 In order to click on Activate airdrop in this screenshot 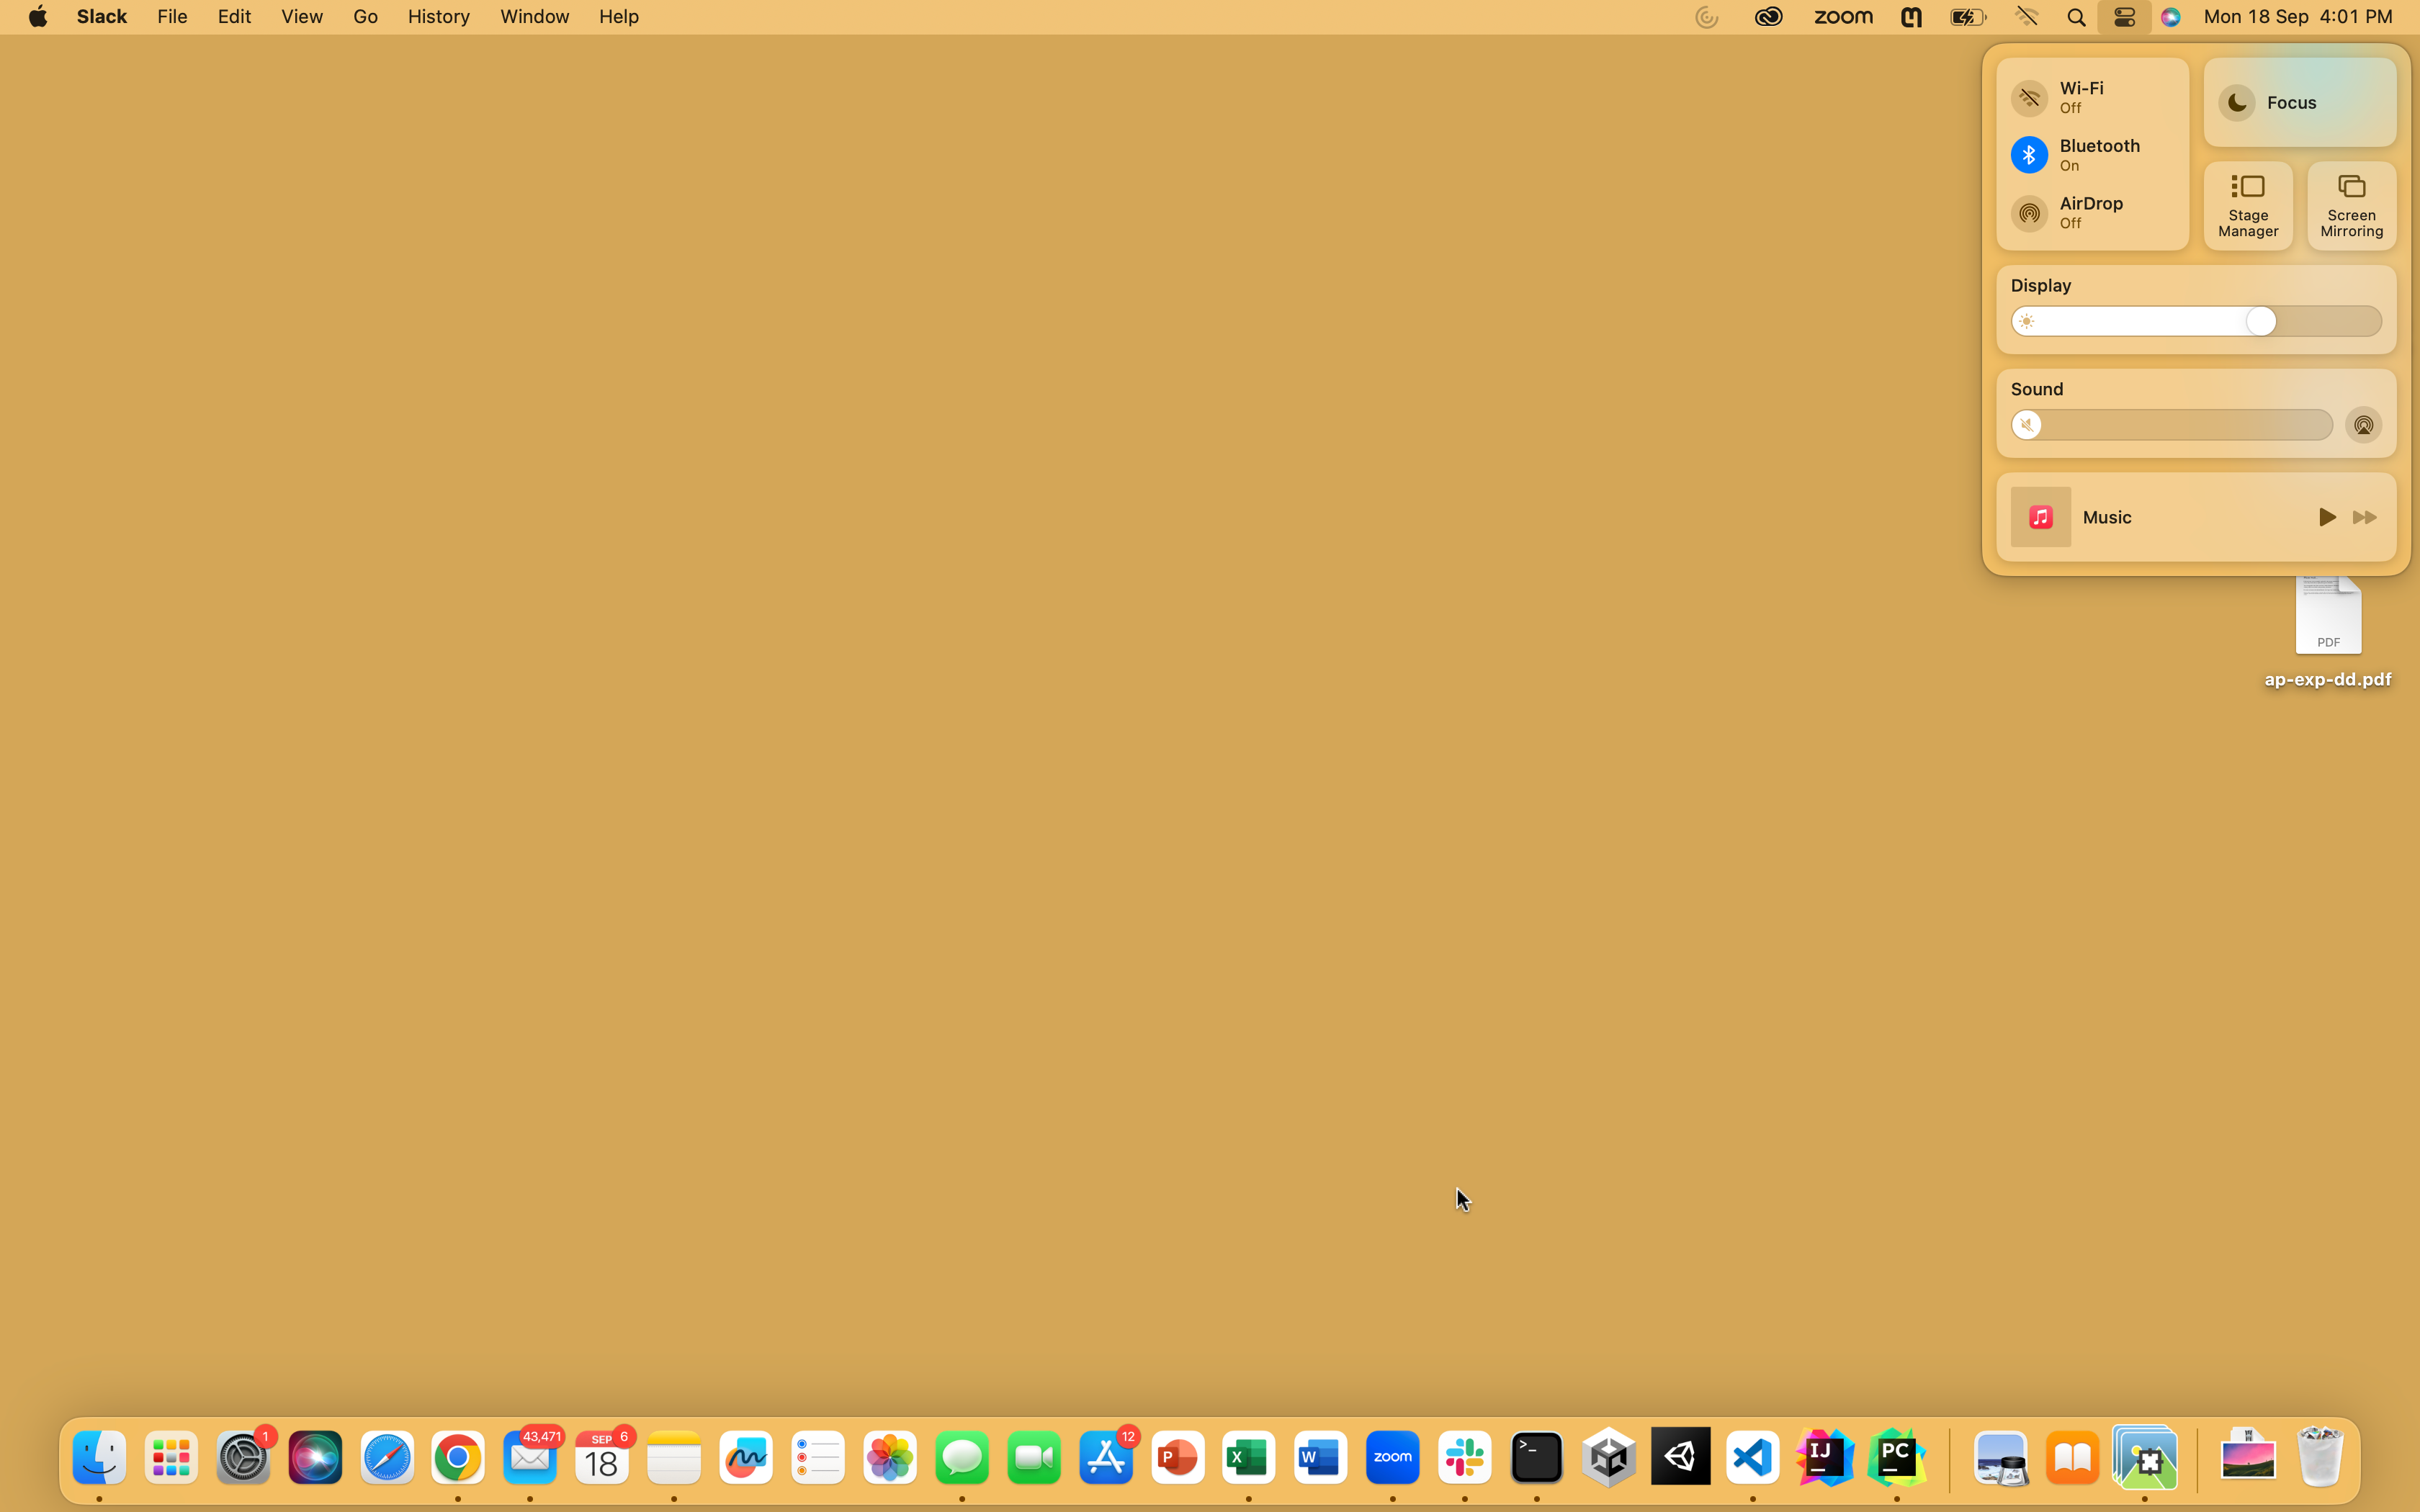, I will do `click(2365, 423)`.